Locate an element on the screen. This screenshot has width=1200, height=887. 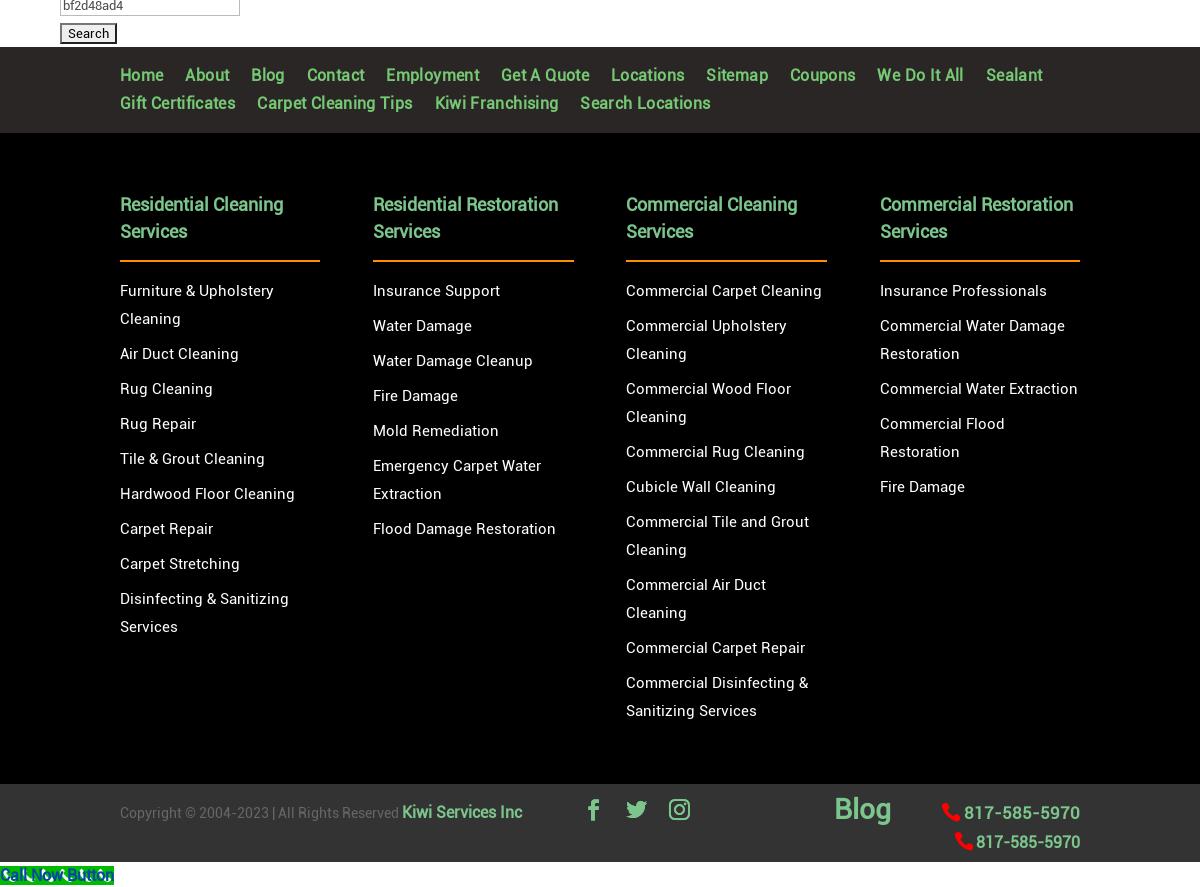
'We Do It All' is located at coordinates (893, 74).